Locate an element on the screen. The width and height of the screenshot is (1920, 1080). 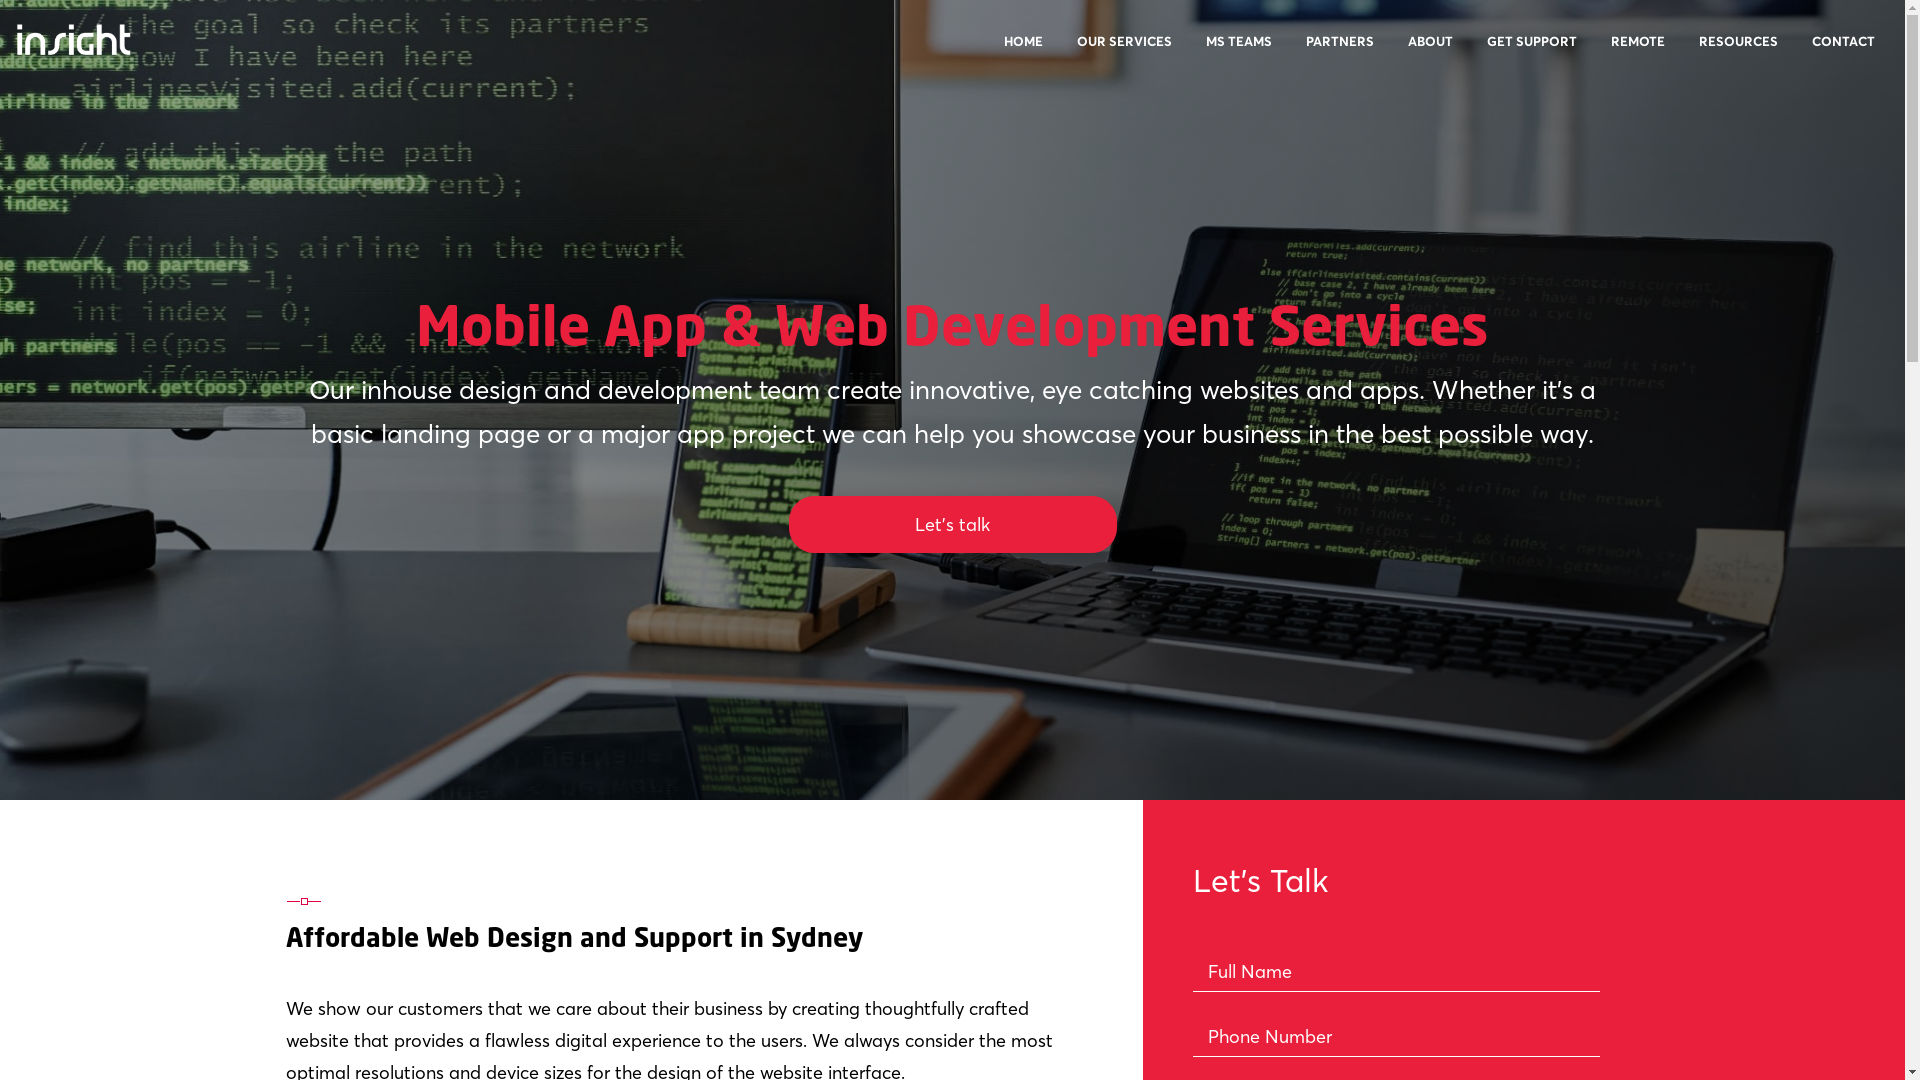
'HOME' is located at coordinates (1023, 52).